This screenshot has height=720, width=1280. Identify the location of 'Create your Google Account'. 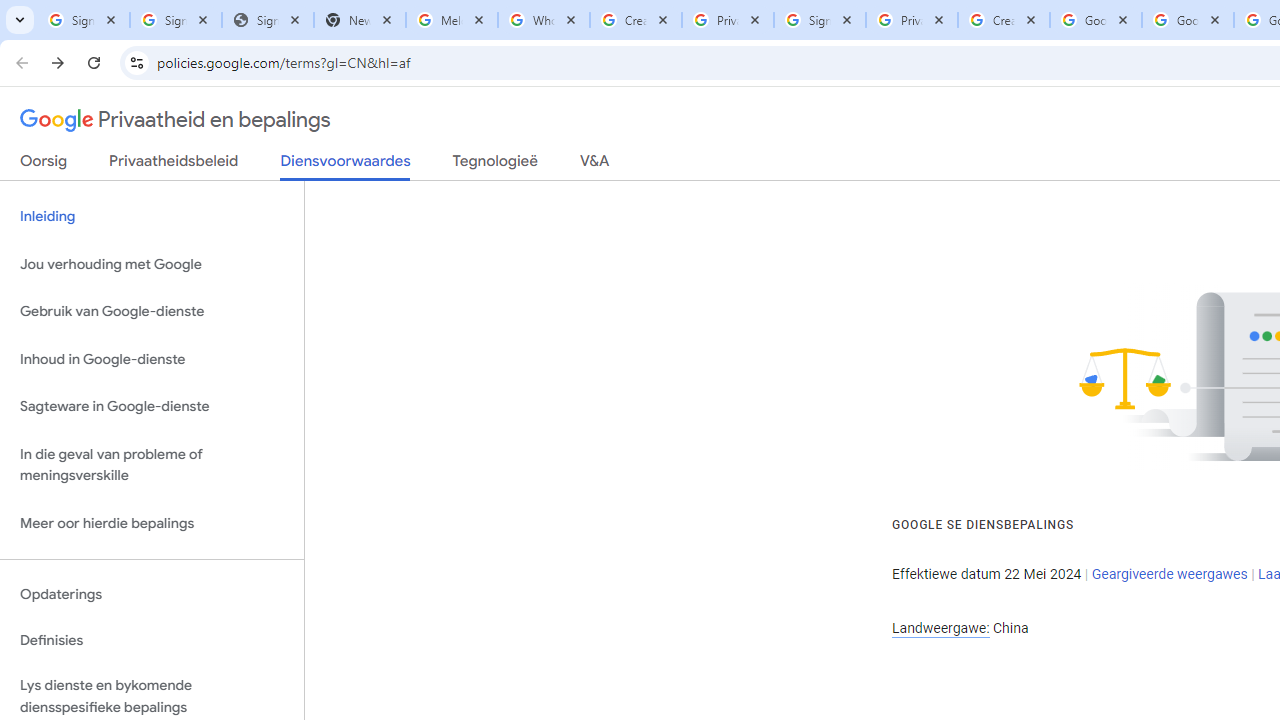
(1003, 20).